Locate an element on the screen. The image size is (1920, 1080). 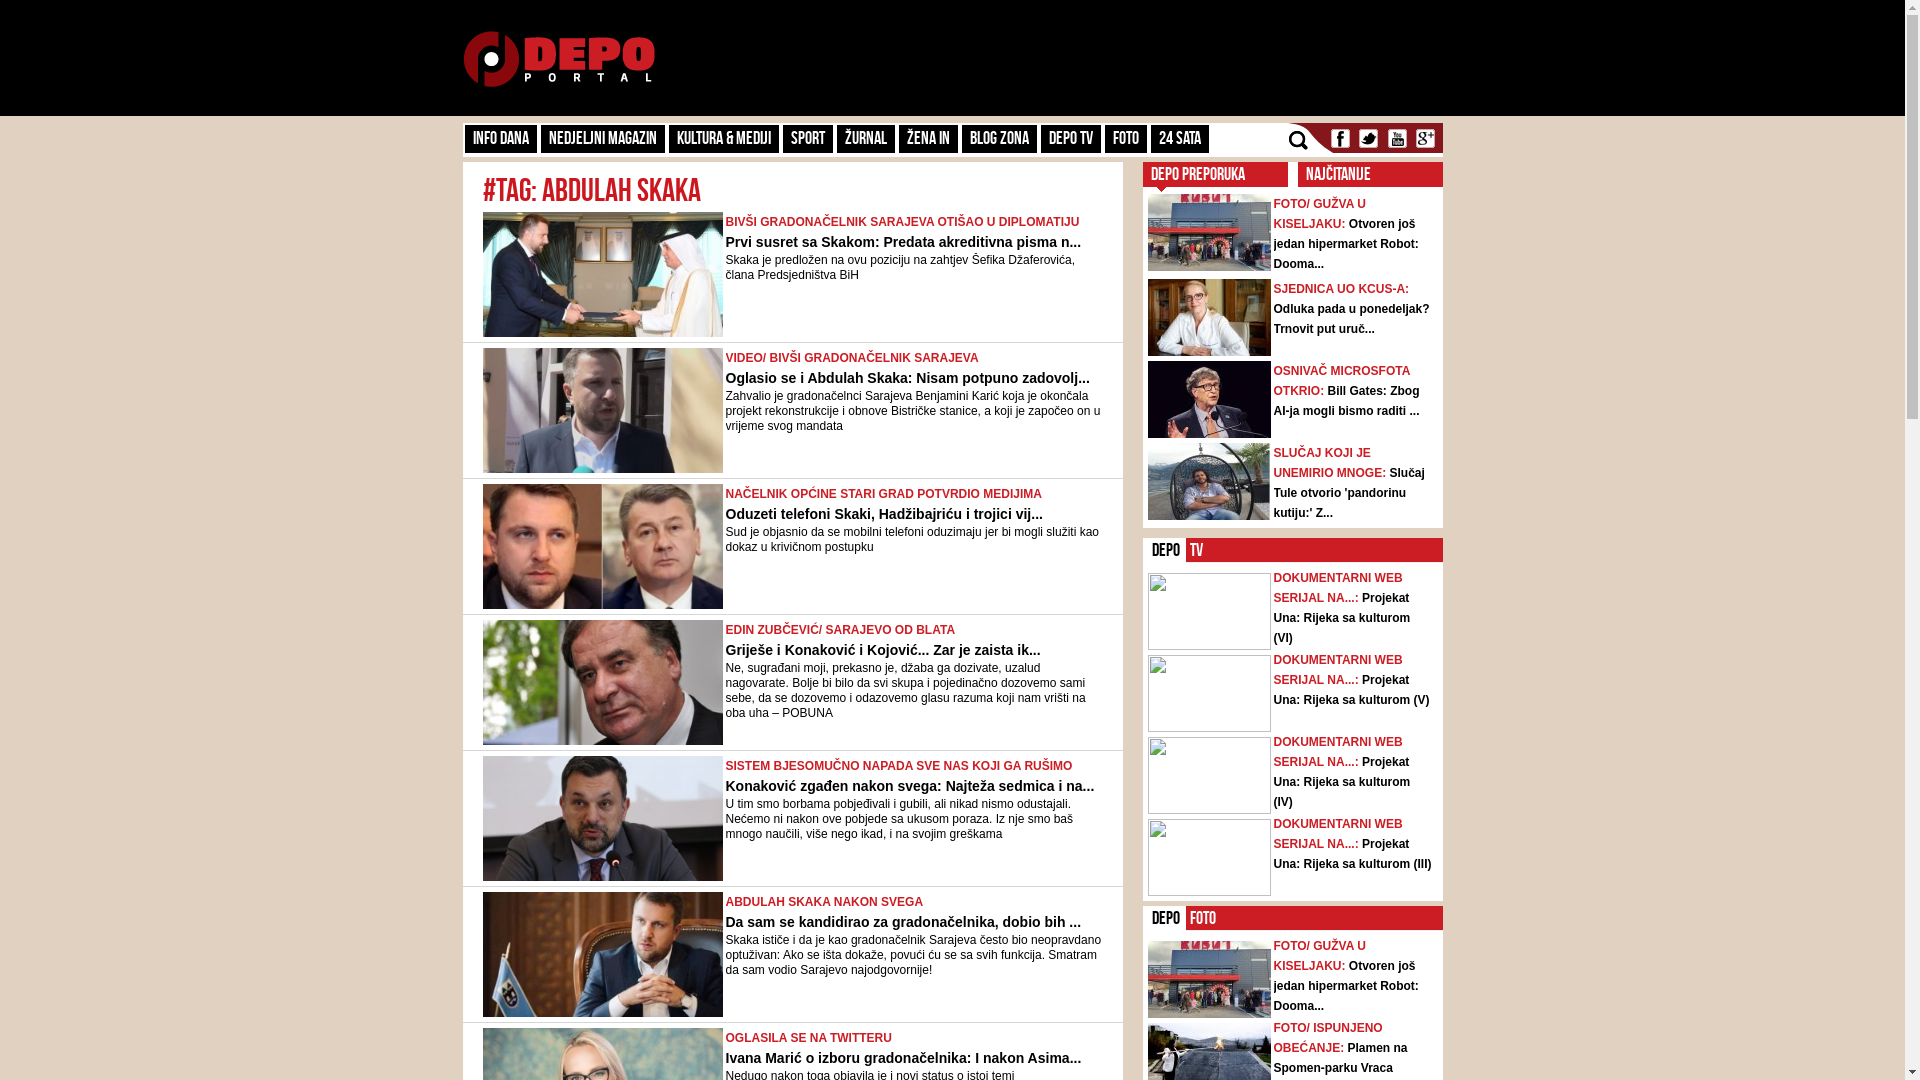
'Prvi susret sa Skakom: Predata akreditivna pisma n...' is located at coordinates (902, 241).